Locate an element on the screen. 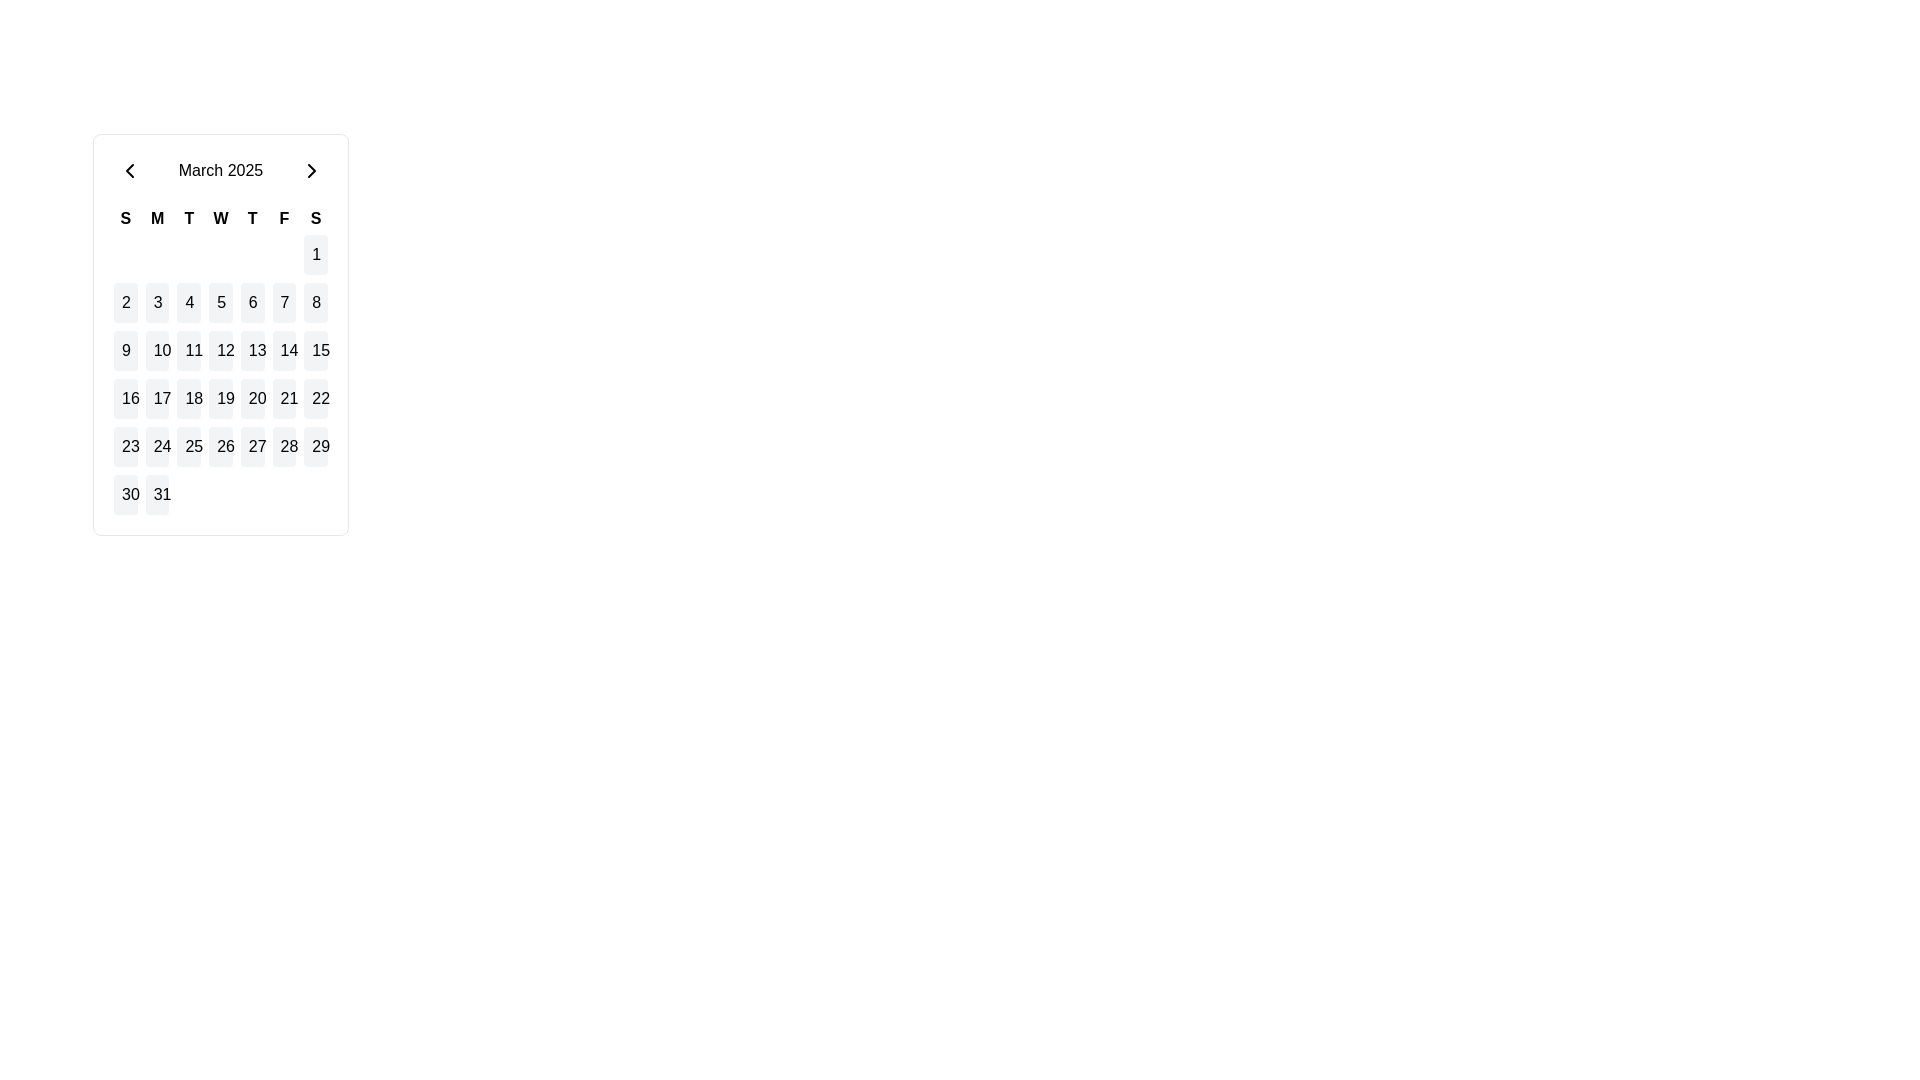  the bold letter 'T' in the calendar header, which is the third letter in the sequence of days of the week, positioned at the top of the grid layout is located at coordinates (189, 219).